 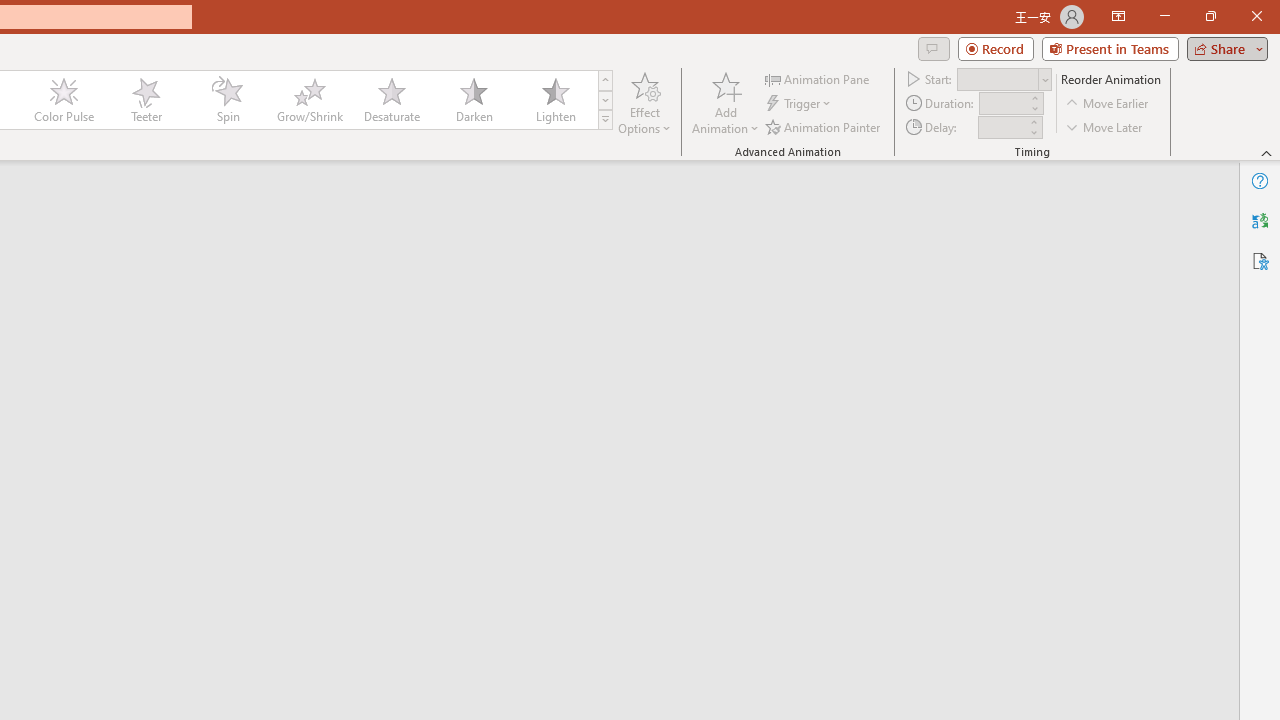 What do you see at coordinates (1033, 121) in the screenshot?
I see `'More'` at bounding box center [1033, 121].